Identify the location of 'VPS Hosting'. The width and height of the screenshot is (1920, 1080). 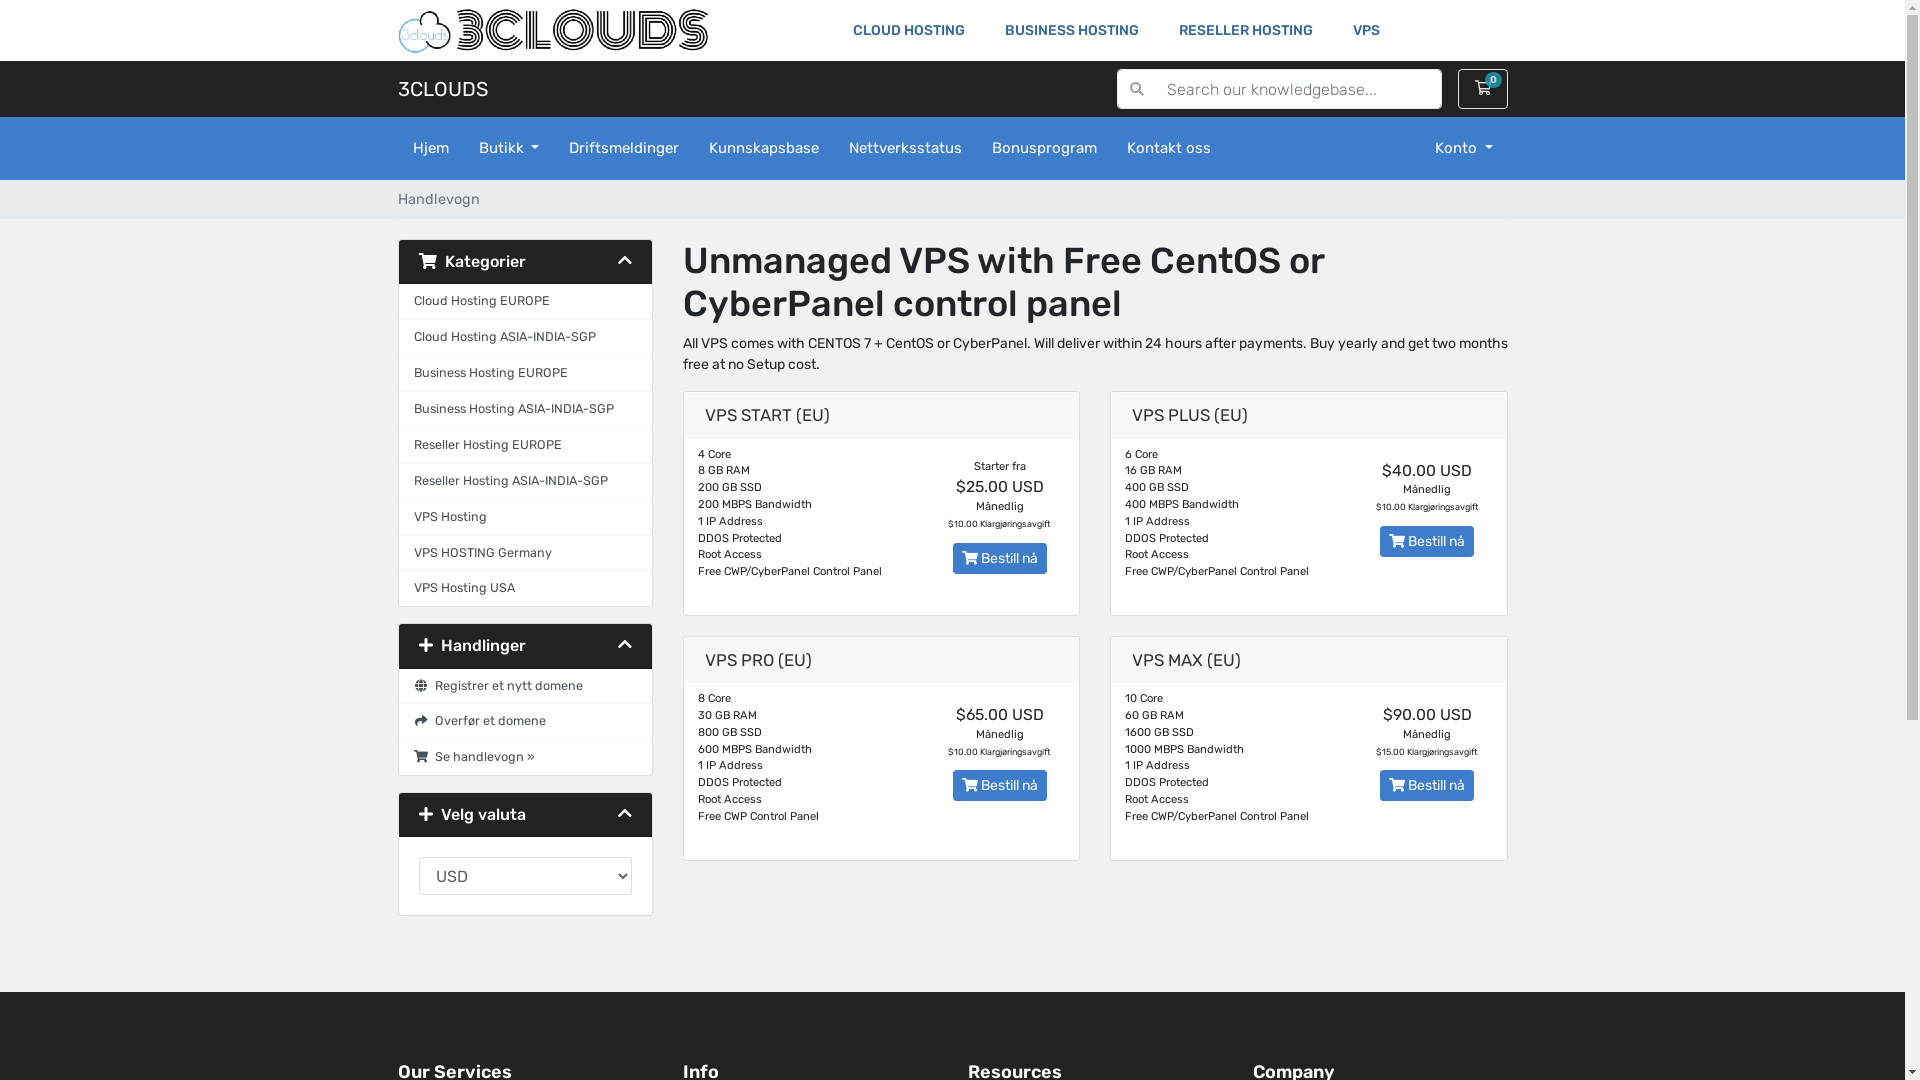
(524, 516).